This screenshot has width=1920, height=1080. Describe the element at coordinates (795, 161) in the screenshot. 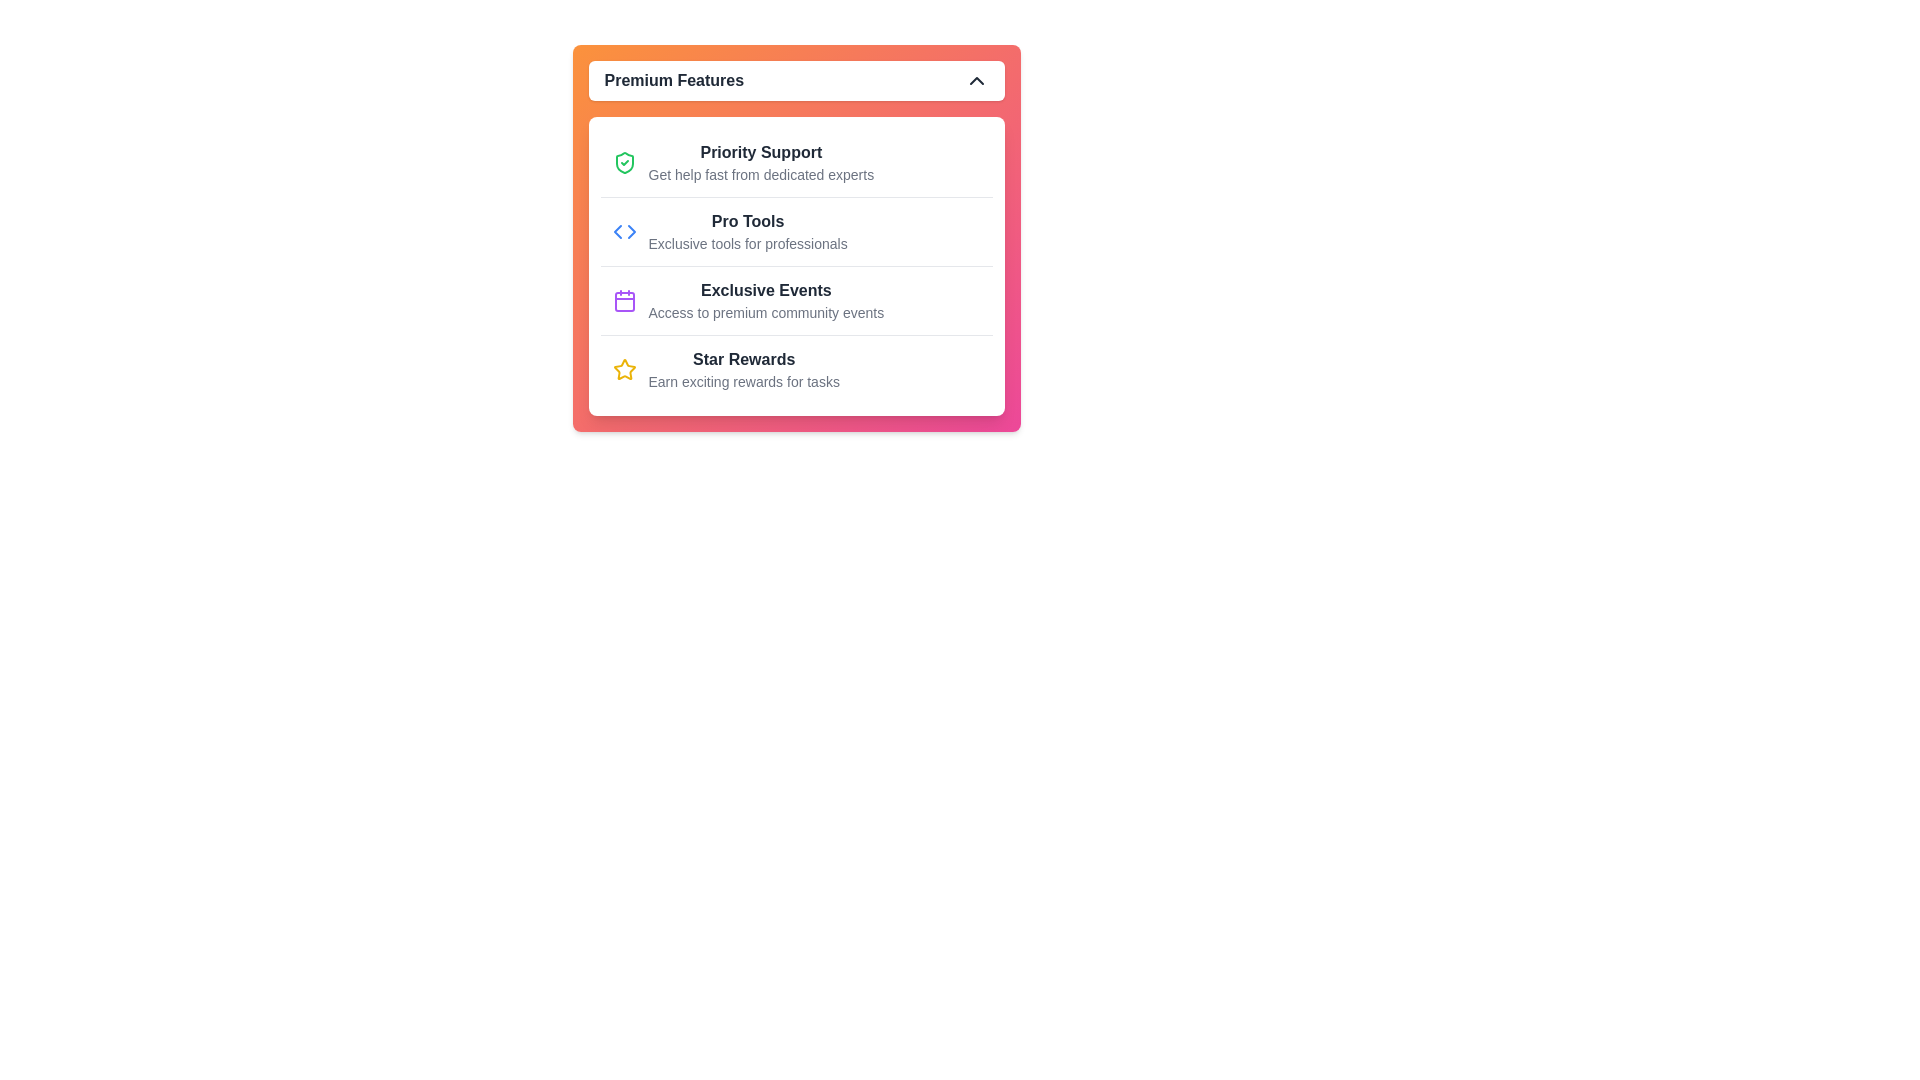

I see `the 'Priority Support' list item` at that location.